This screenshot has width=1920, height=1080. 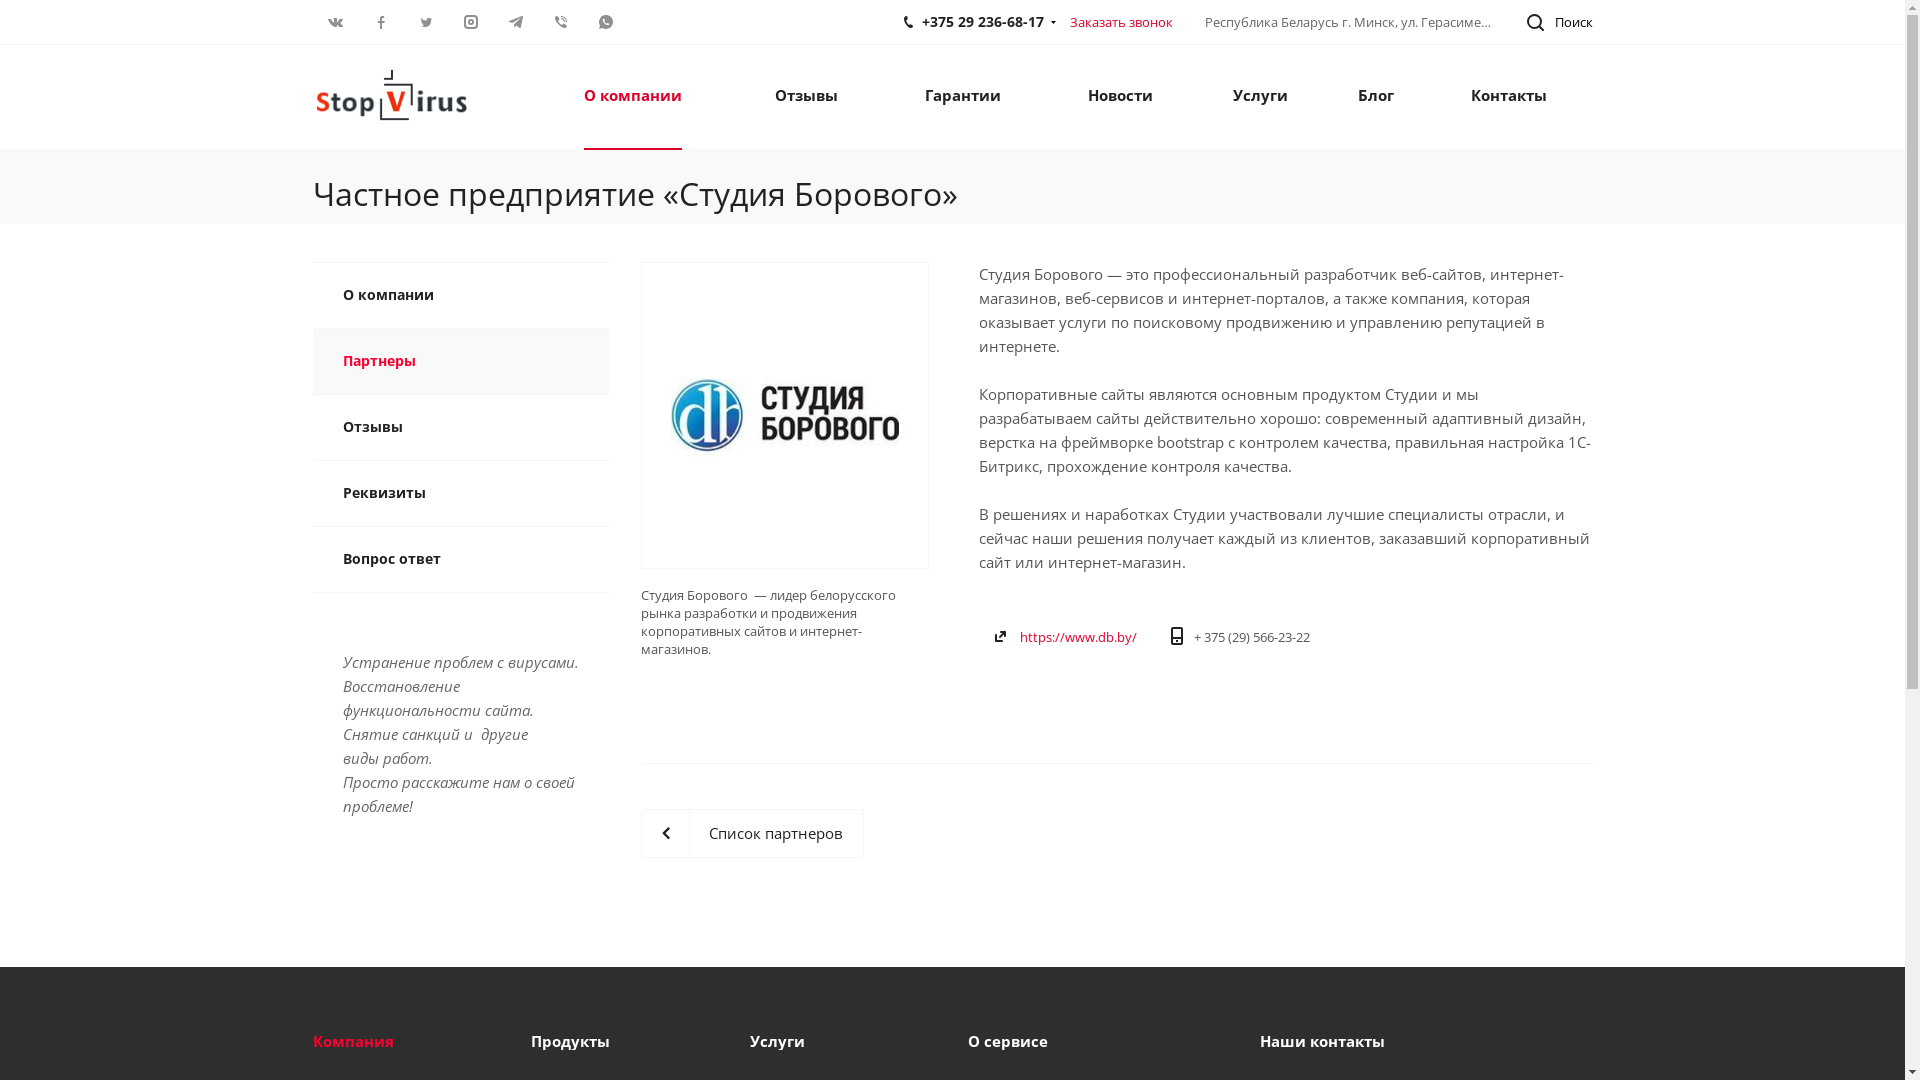 I want to click on 'https://www.db.by/', so click(x=1019, y=636).